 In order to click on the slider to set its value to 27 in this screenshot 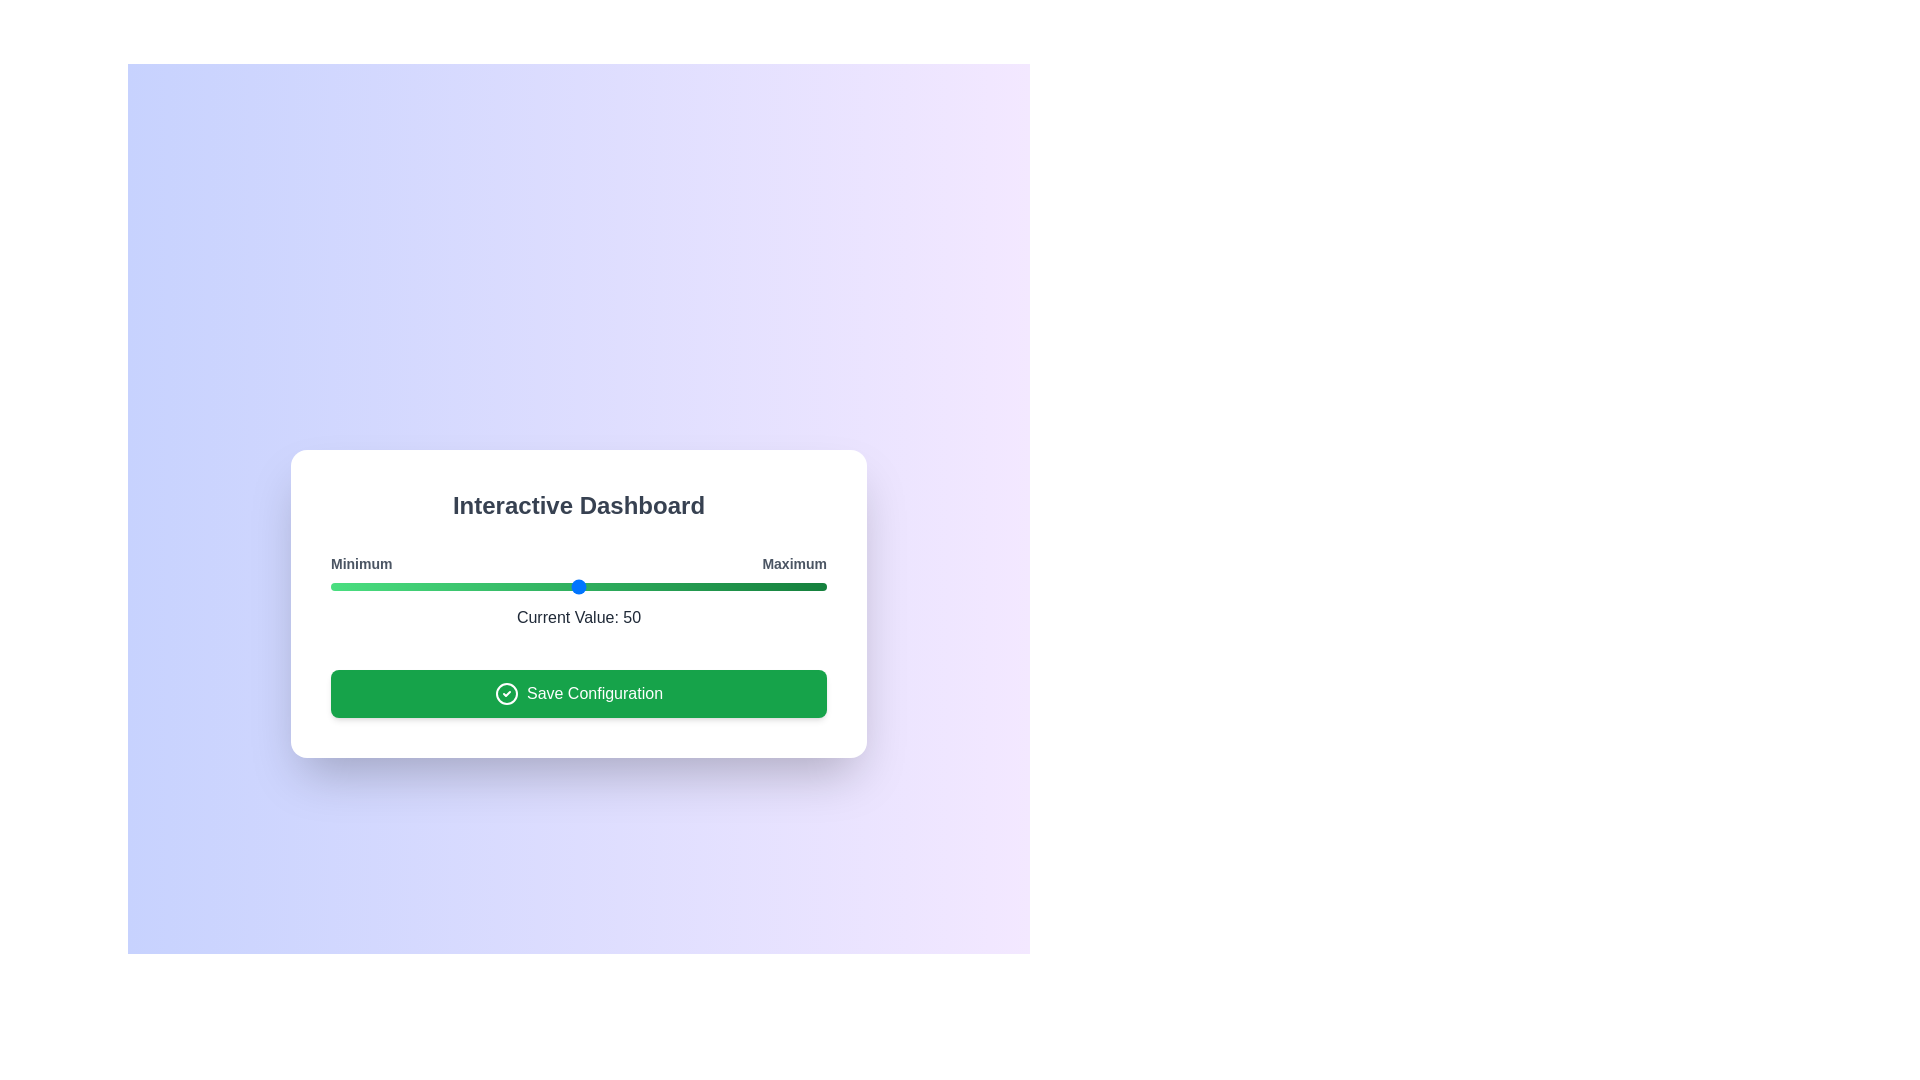, I will do `click(463, 585)`.